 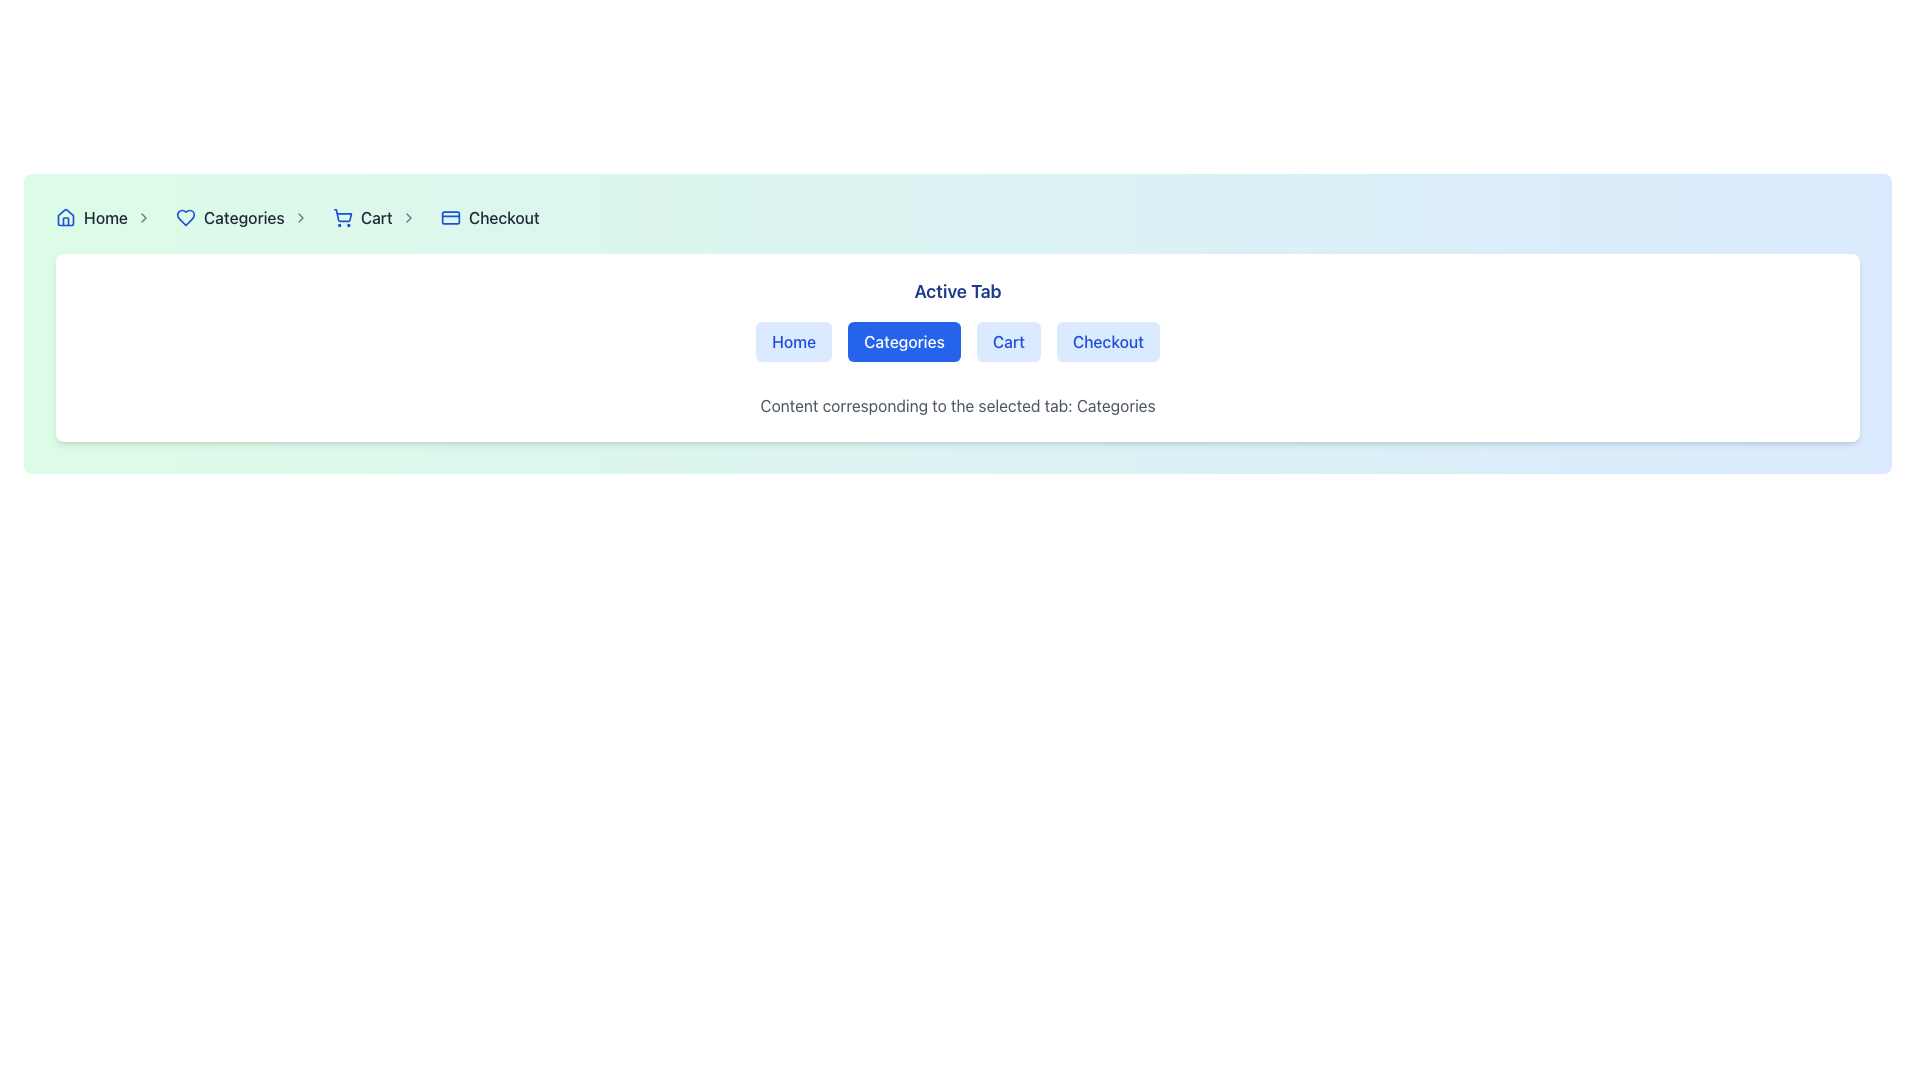 I want to click on the rightward-pointing chevron icon with a thin, rounded stroke and gray color that follows the text 'Categories' in the navigation bar for navigation indication, so click(x=299, y=218).